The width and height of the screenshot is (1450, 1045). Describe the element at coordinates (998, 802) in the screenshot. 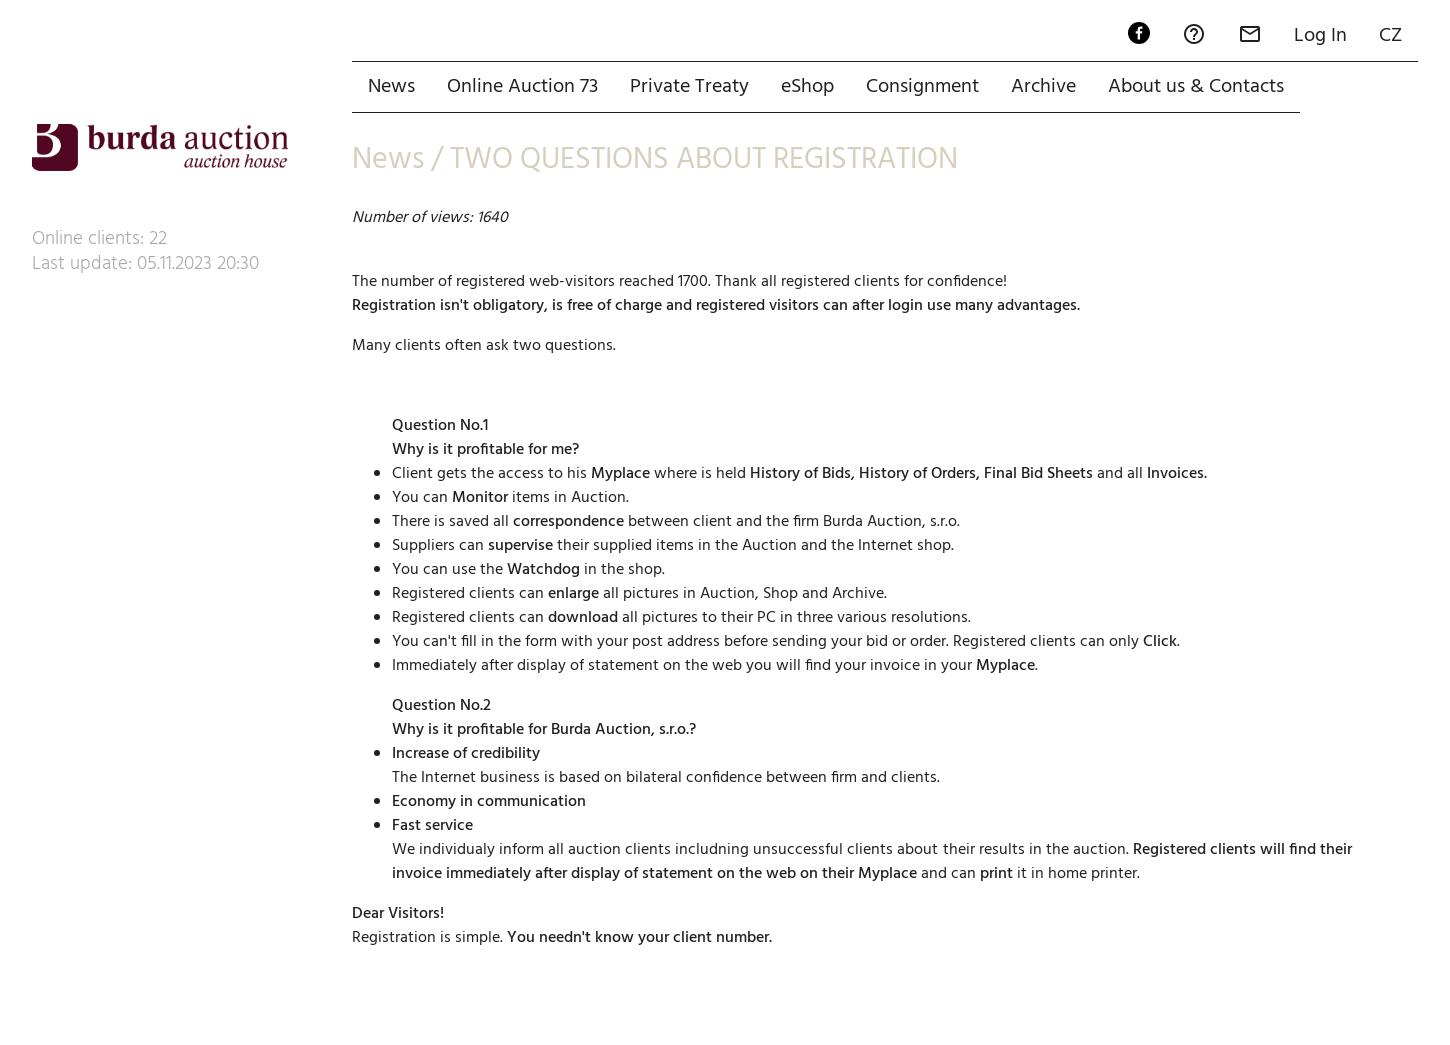

I see `'print'` at that location.